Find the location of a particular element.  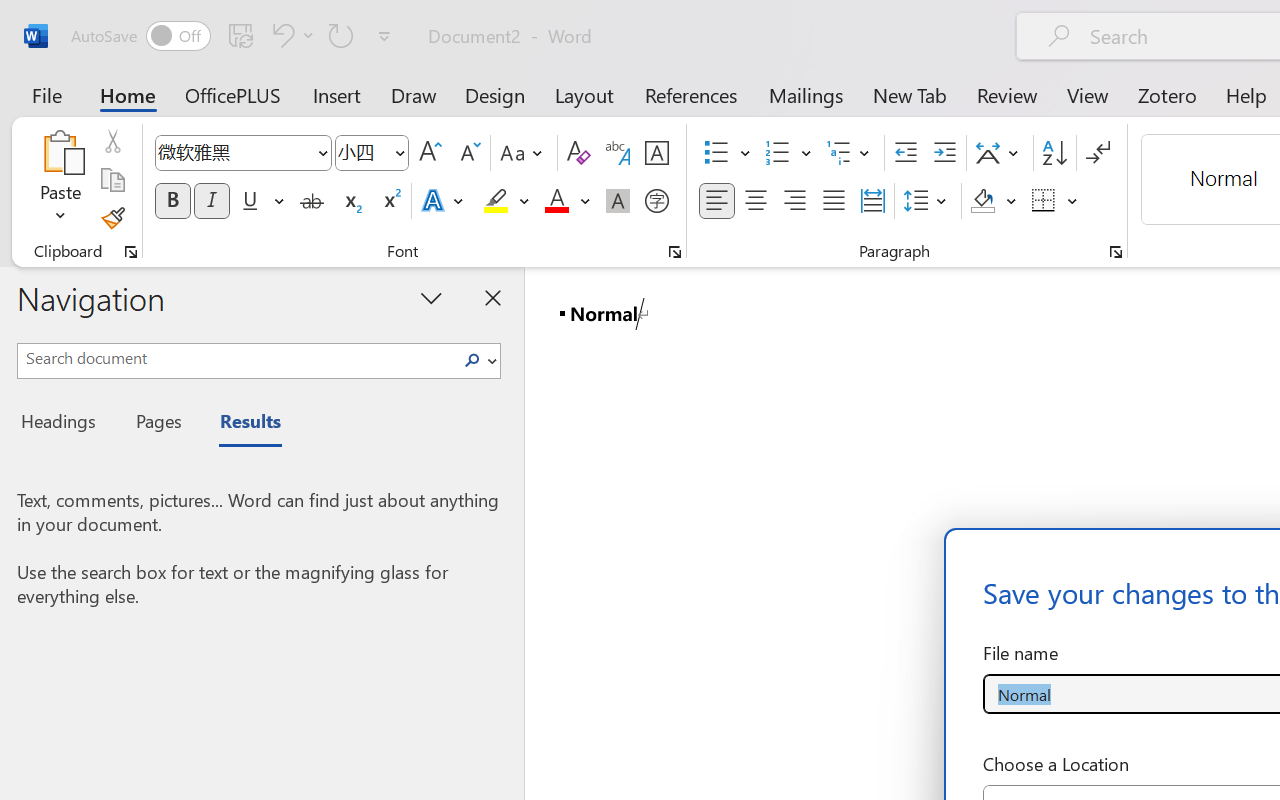

'Bullets' is located at coordinates (716, 153).